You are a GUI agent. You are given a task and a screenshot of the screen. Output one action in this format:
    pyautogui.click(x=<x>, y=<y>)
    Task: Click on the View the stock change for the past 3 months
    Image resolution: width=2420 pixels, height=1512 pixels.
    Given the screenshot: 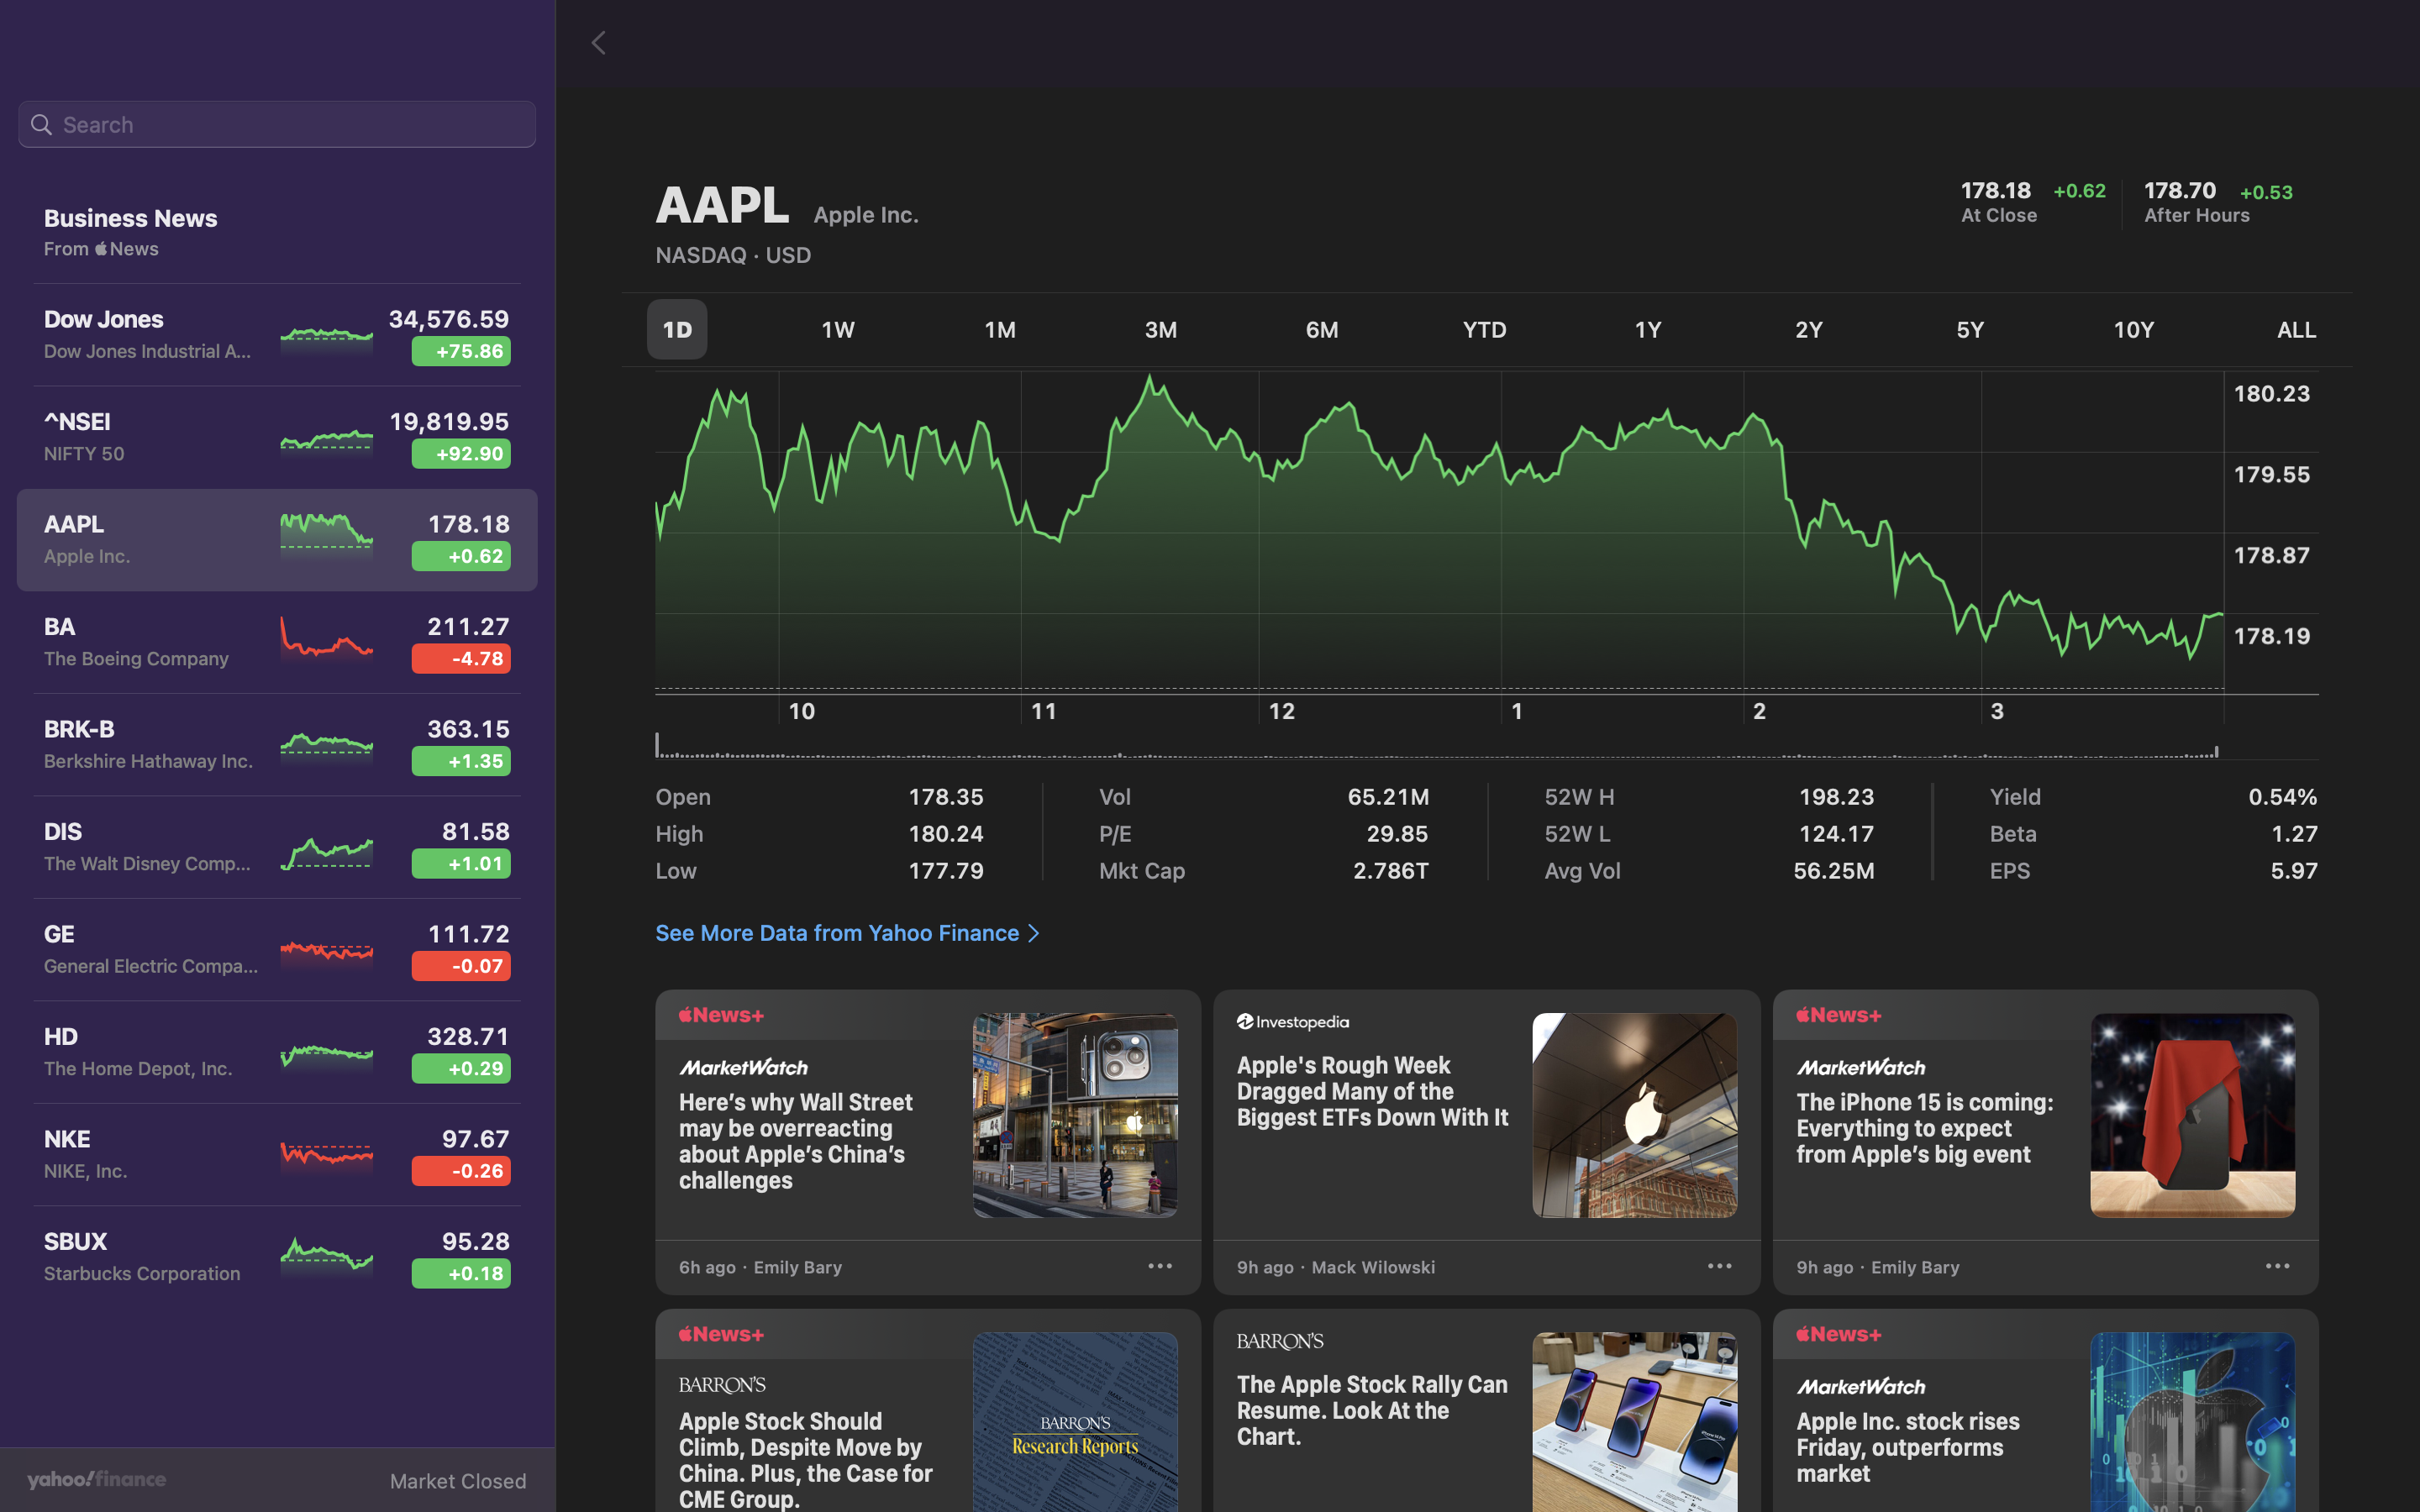 What is the action you would take?
    pyautogui.click(x=1160, y=331)
    